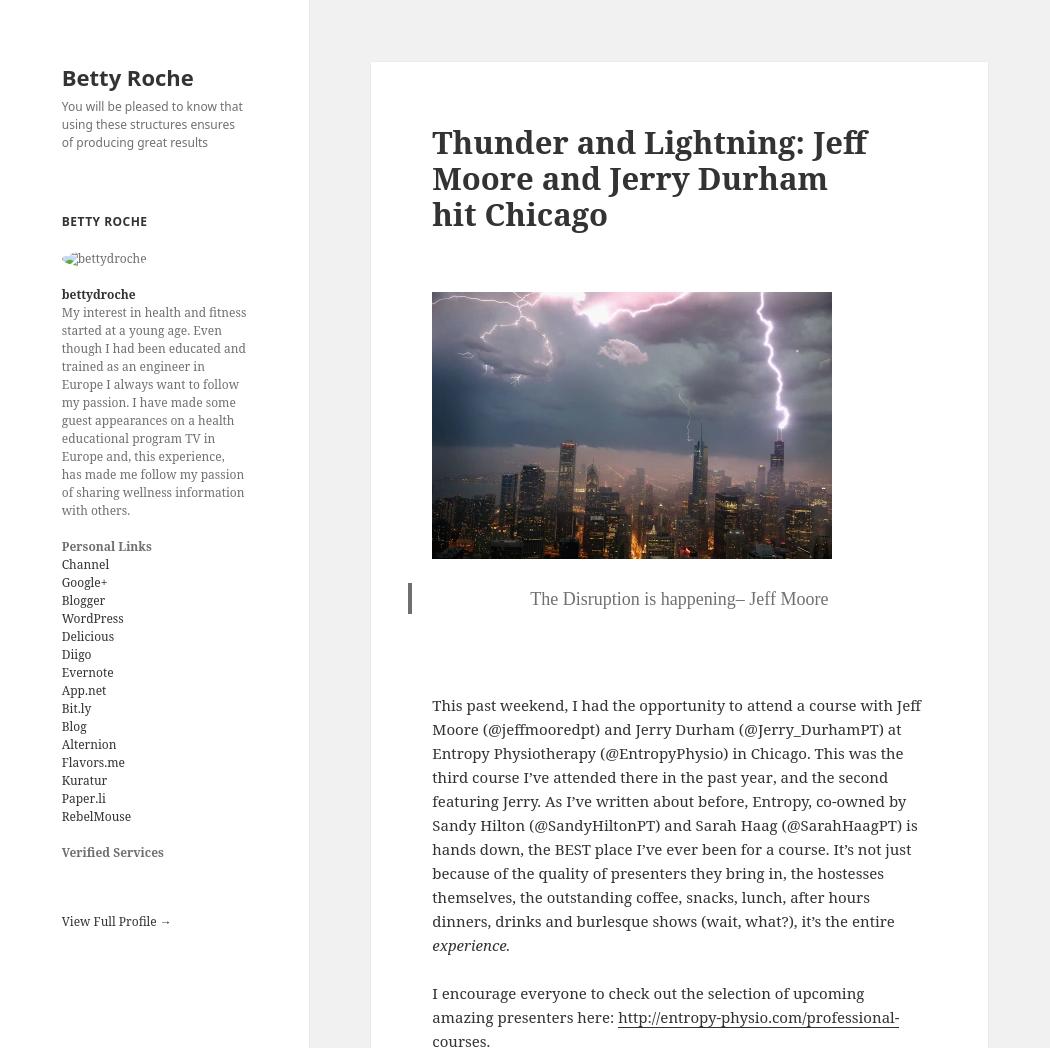 The height and width of the screenshot is (1048, 1050). I want to click on 'My interest in health and fitness started at a young age. Even though I had been educated and trained as an engineer in Europe I always want to follow my passion.  I have made some guest appearances on a health educational program TV in Europe and, this experience, has made me follow my passion of sharing wellness information with others.', so click(60, 411).